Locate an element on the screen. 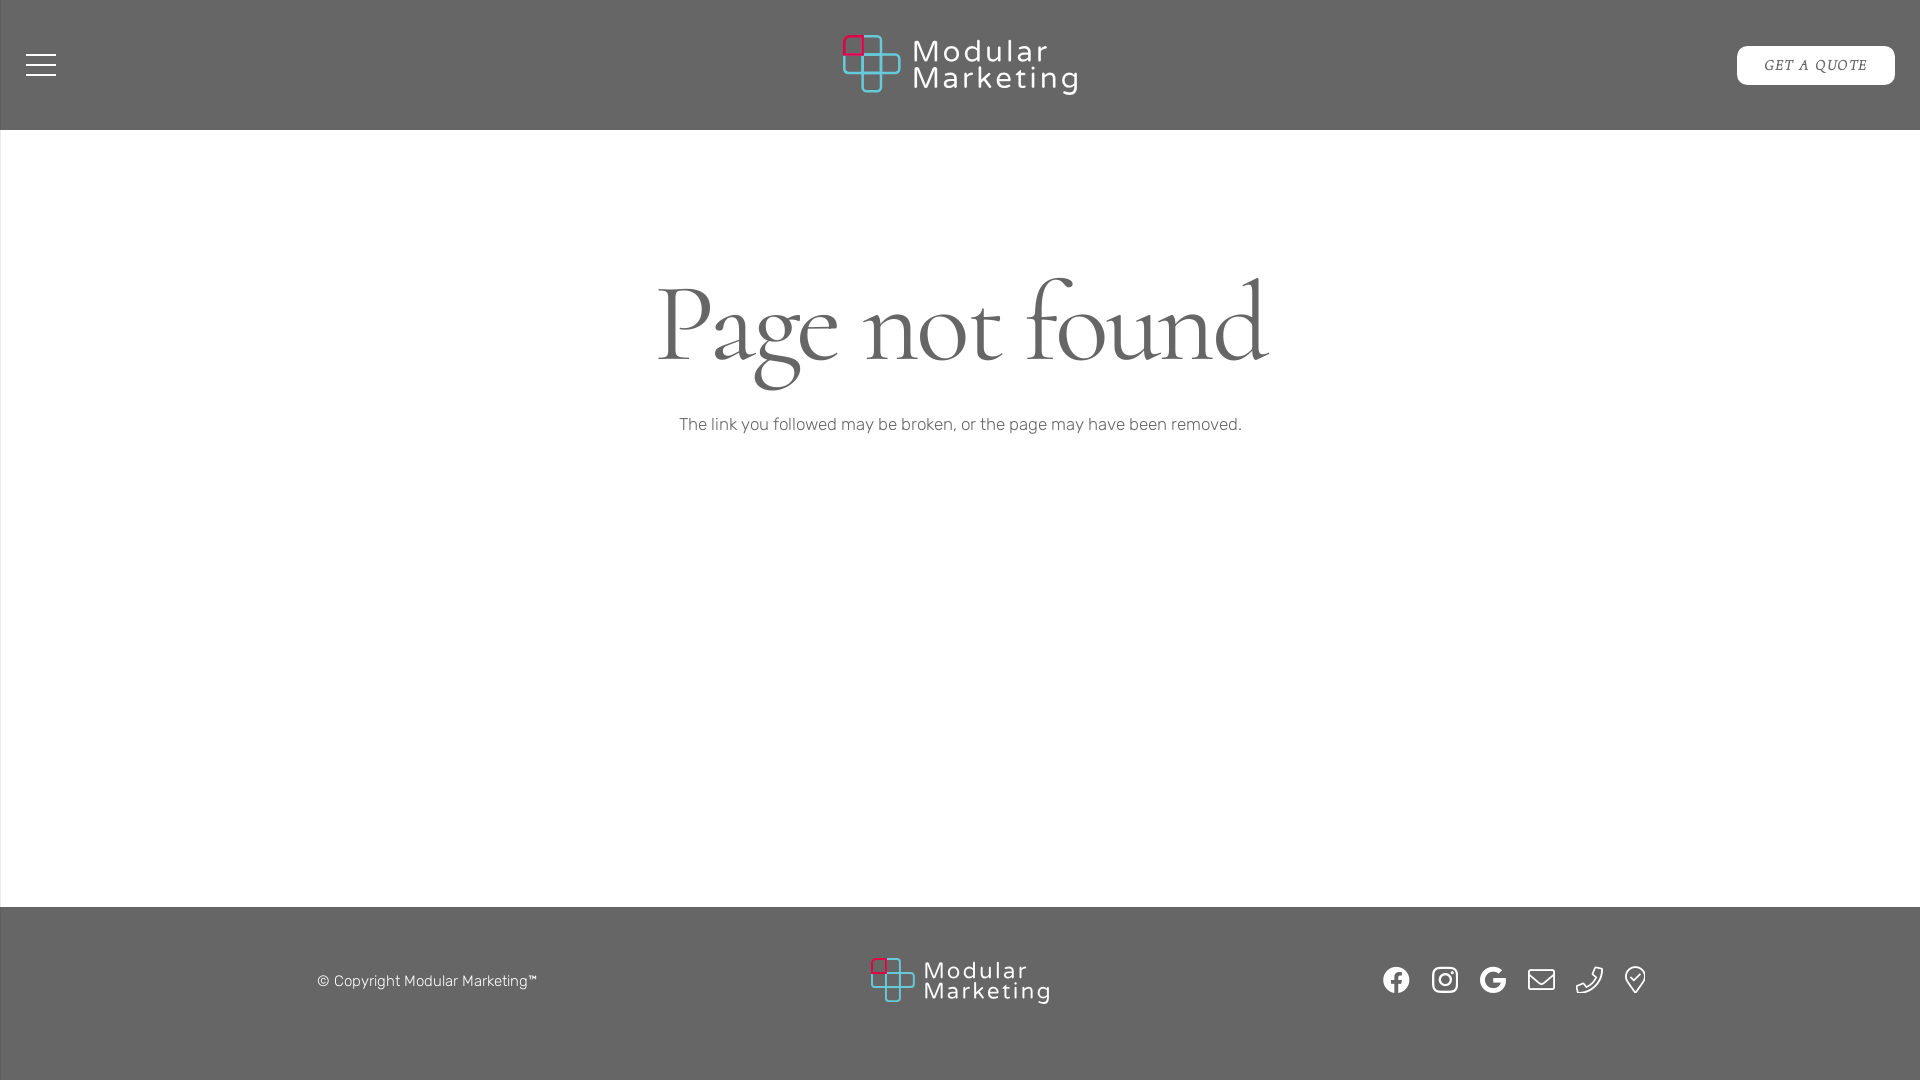 The height and width of the screenshot is (1080, 1920). 'Google' is located at coordinates (1492, 978).